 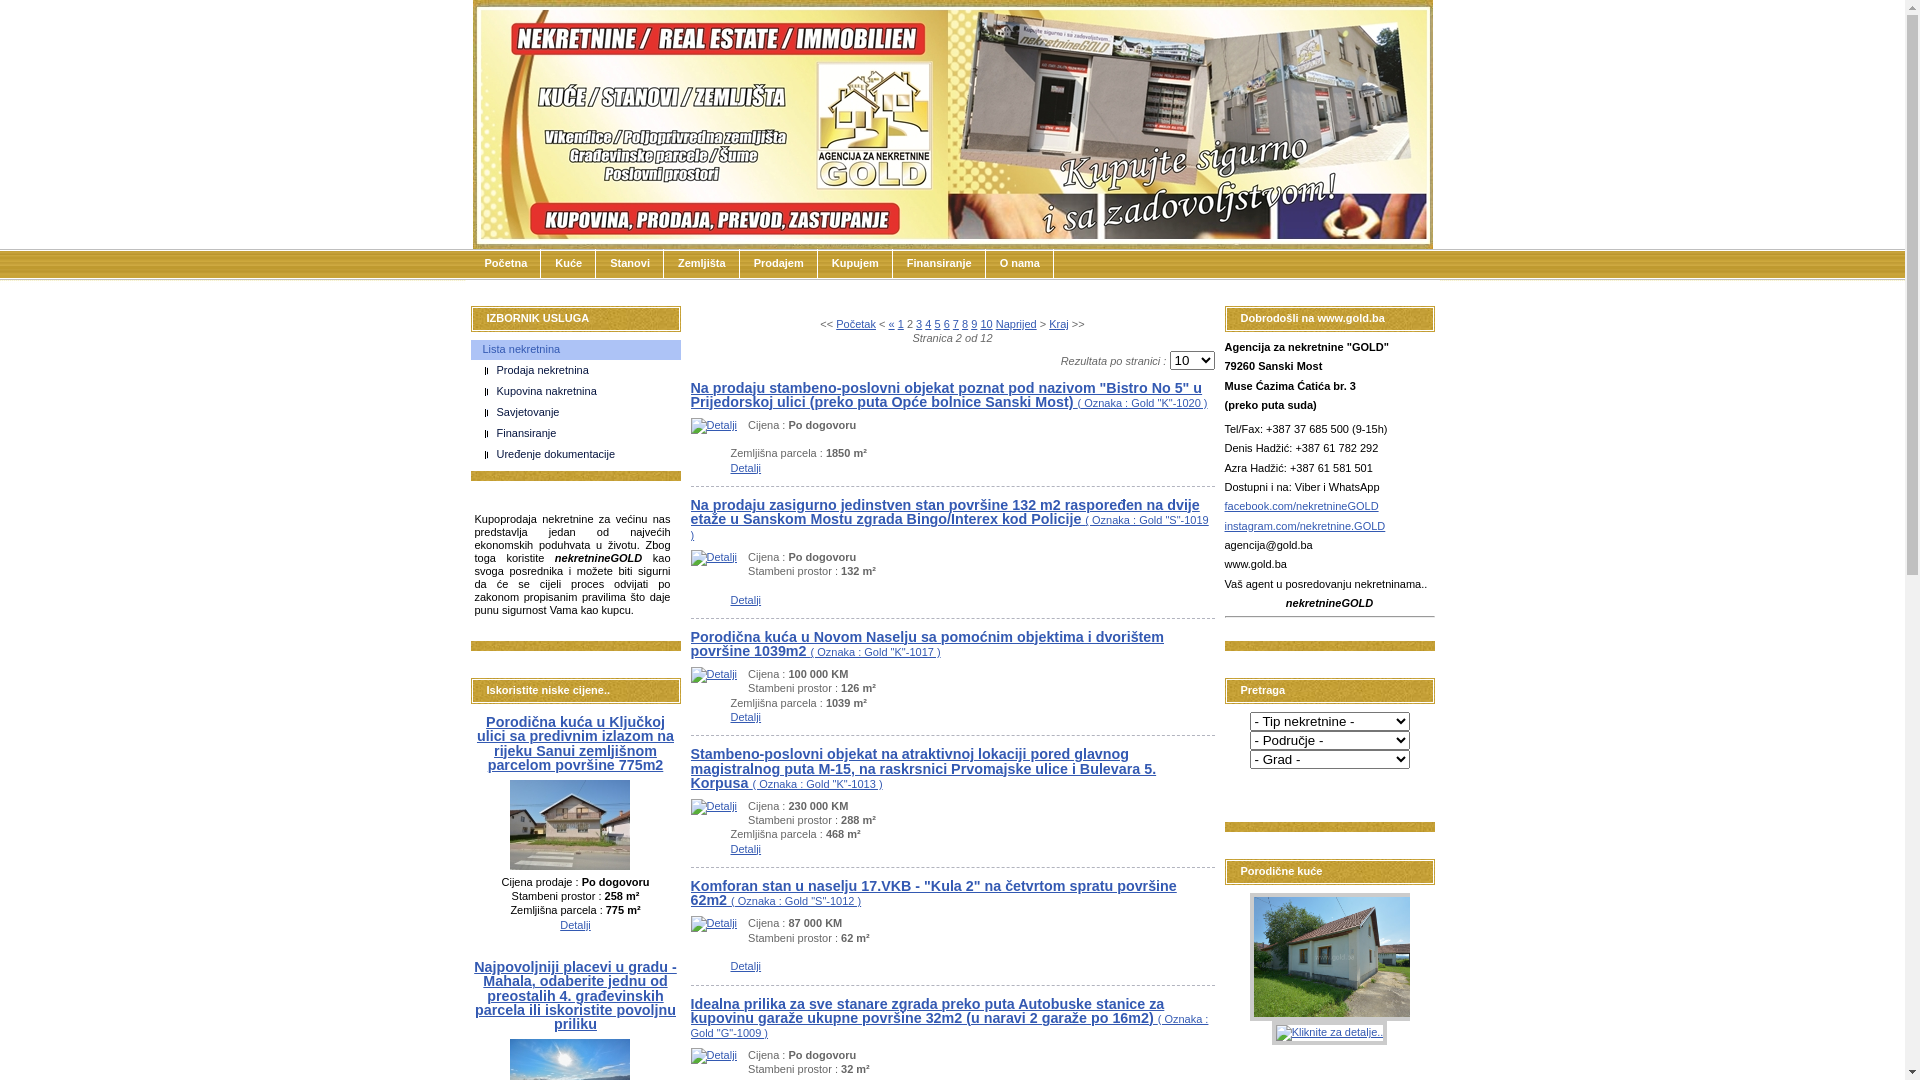 What do you see at coordinates (580, 411) in the screenshot?
I see `'Savjetovanje'` at bounding box center [580, 411].